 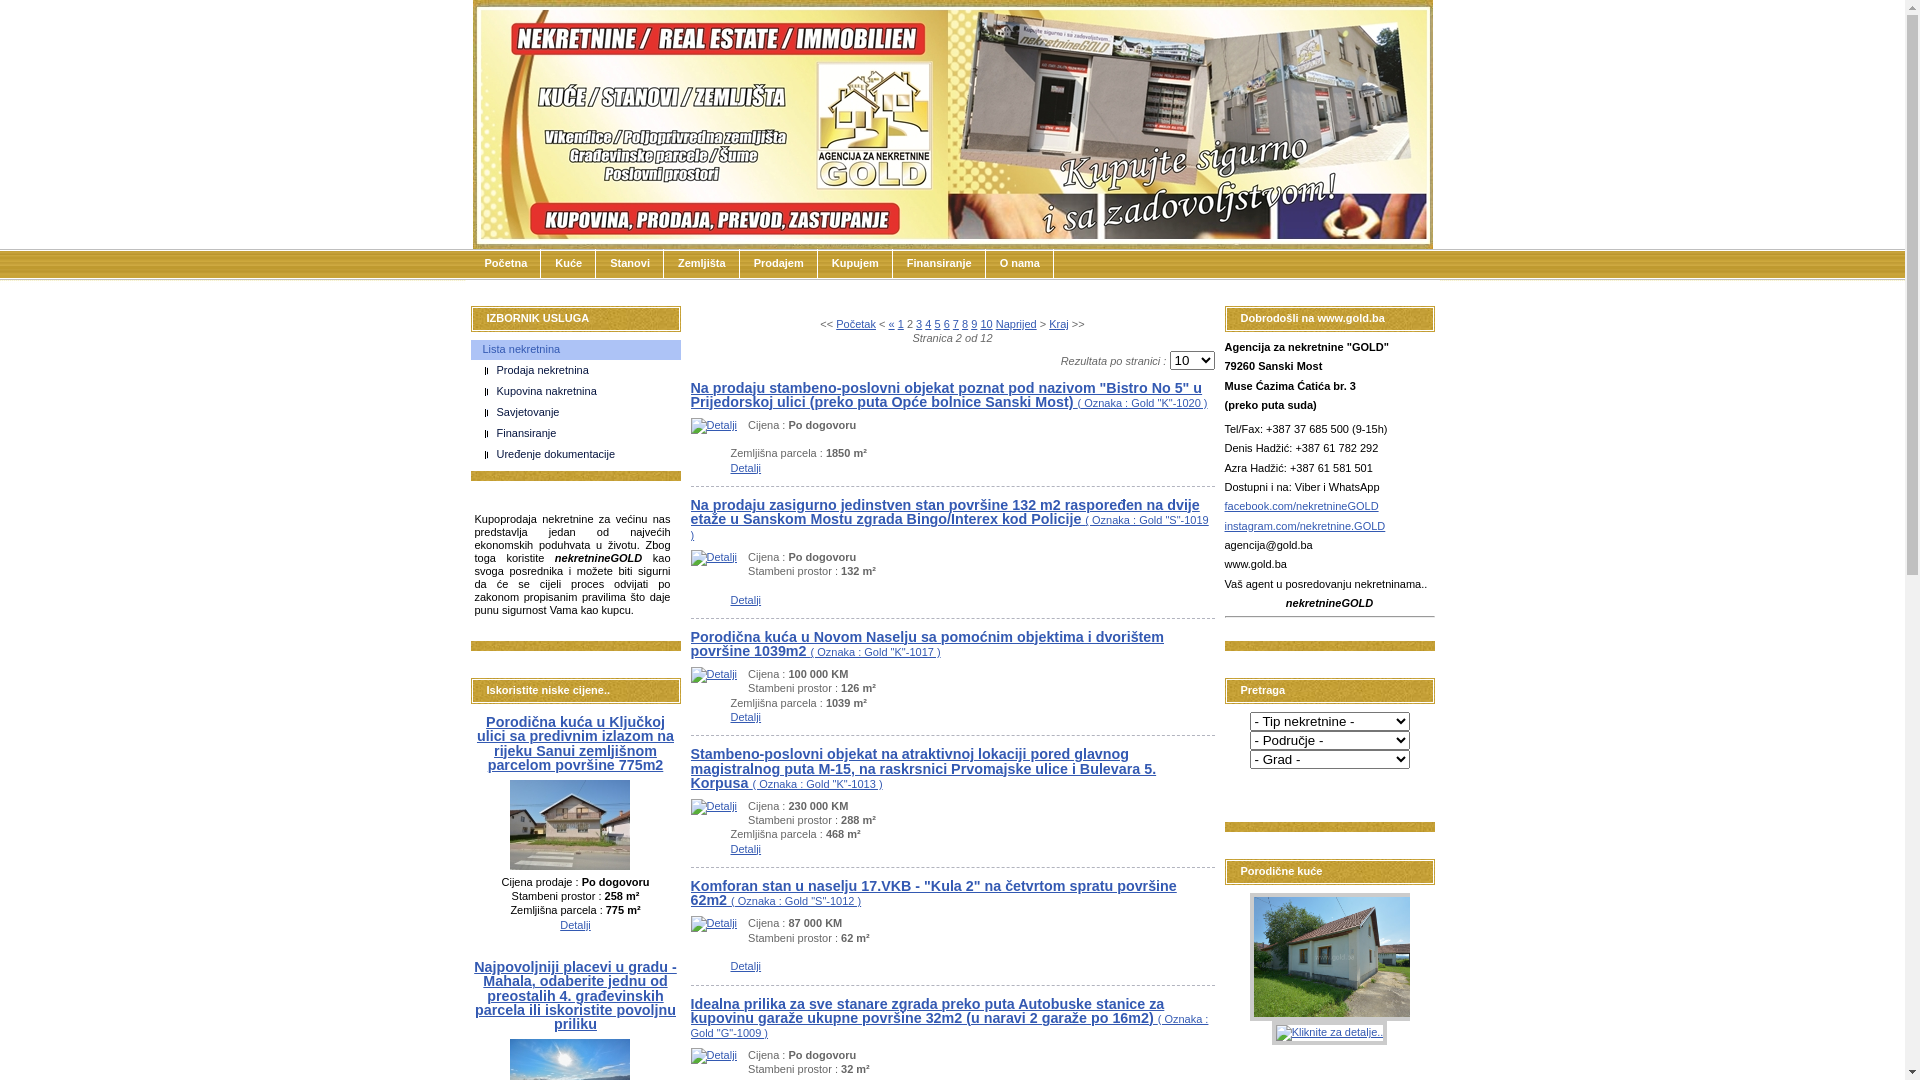 What do you see at coordinates (580, 411) in the screenshot?
I see `'Savjetovanje'` at bounding box center [580, 411].